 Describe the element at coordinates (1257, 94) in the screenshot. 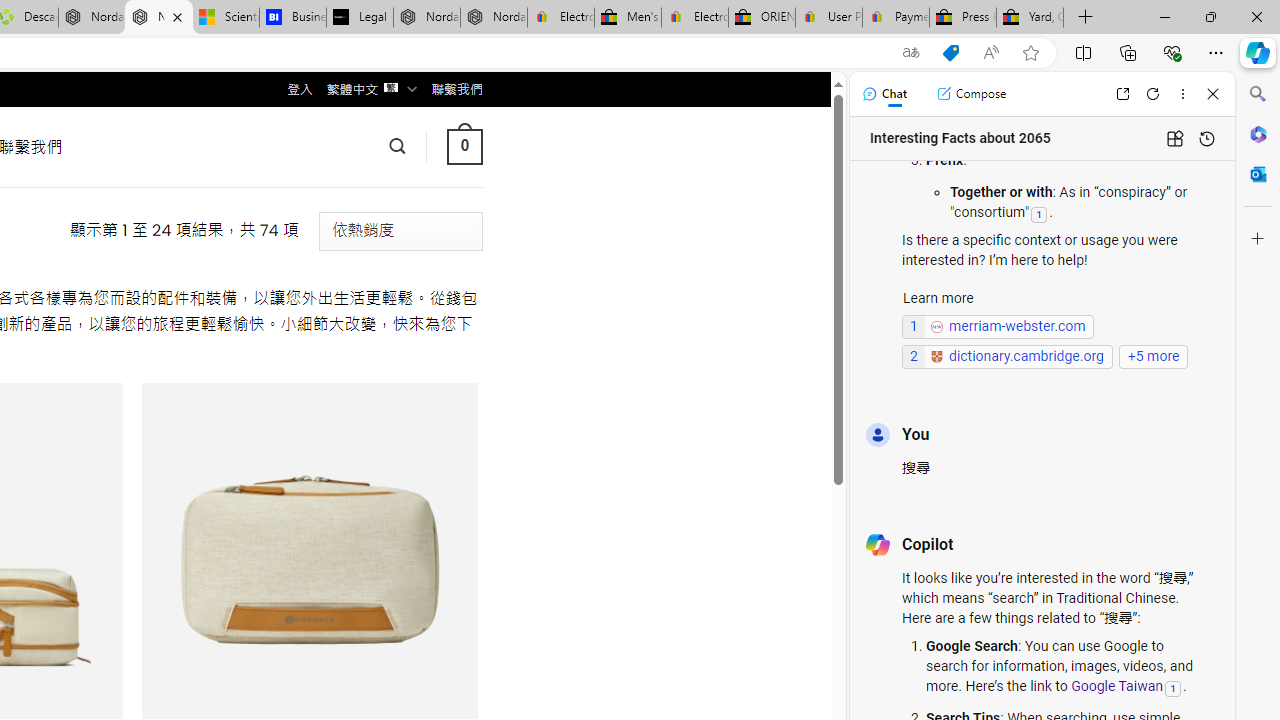

I see `'Minimize Search pane'` at that location.